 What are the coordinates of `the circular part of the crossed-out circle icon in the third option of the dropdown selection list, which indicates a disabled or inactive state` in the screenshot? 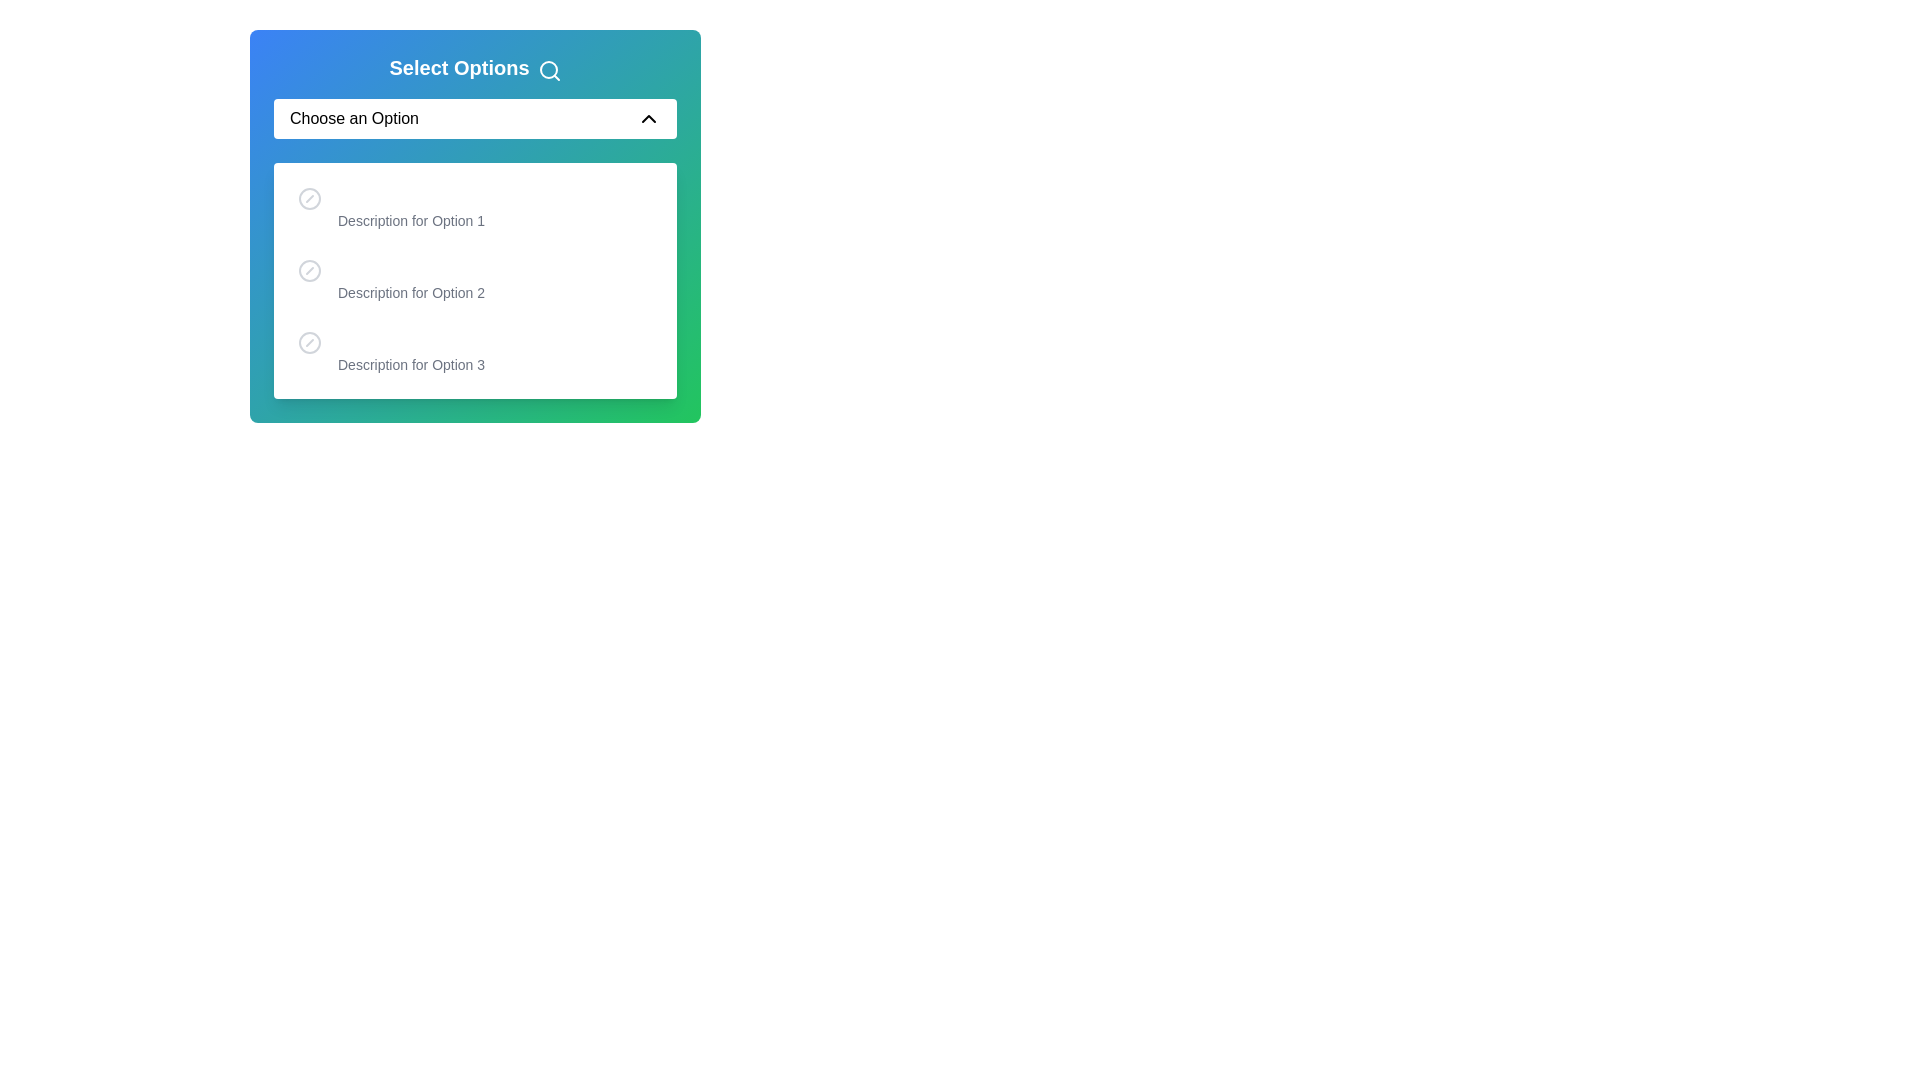 It's located at (309, 341).